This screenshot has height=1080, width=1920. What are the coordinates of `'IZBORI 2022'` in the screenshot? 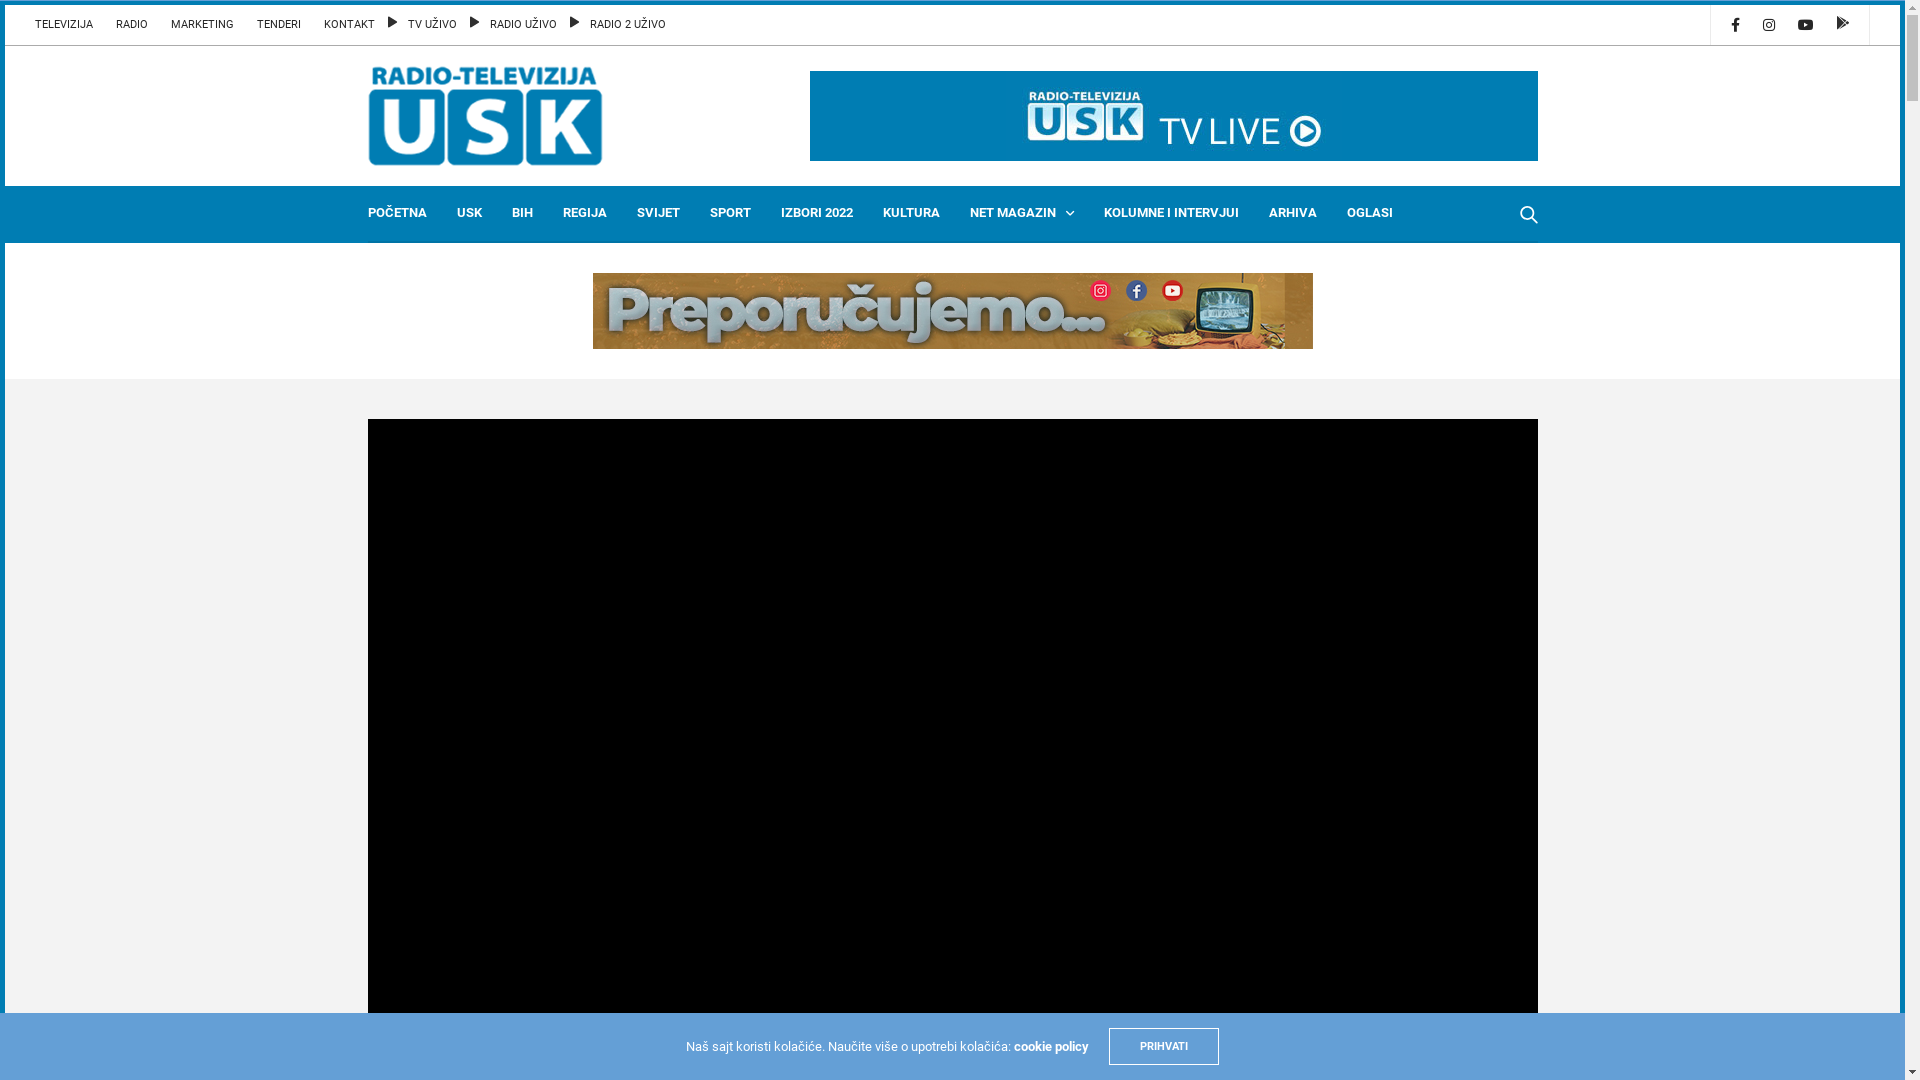 It's located at (816, 213).